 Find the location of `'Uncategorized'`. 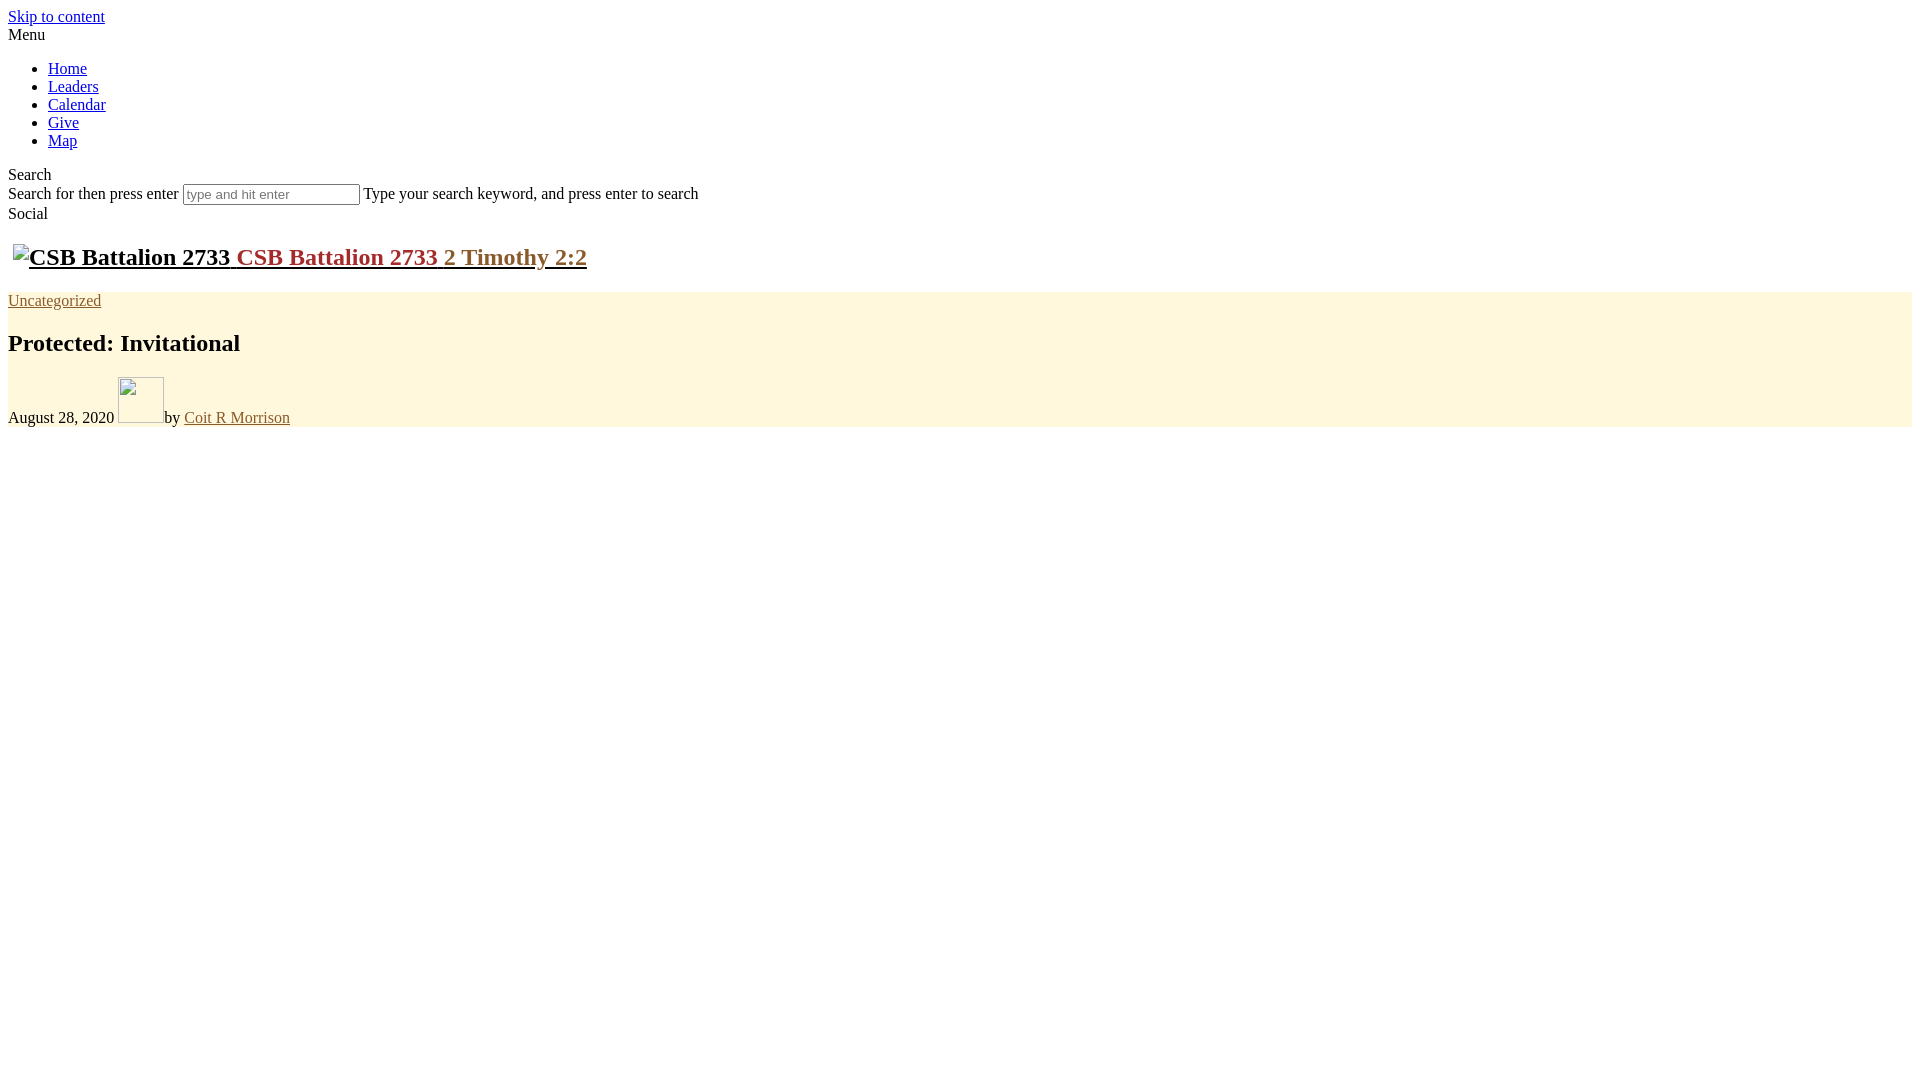

'Uncategorized' is located at coordinates (8, 300).